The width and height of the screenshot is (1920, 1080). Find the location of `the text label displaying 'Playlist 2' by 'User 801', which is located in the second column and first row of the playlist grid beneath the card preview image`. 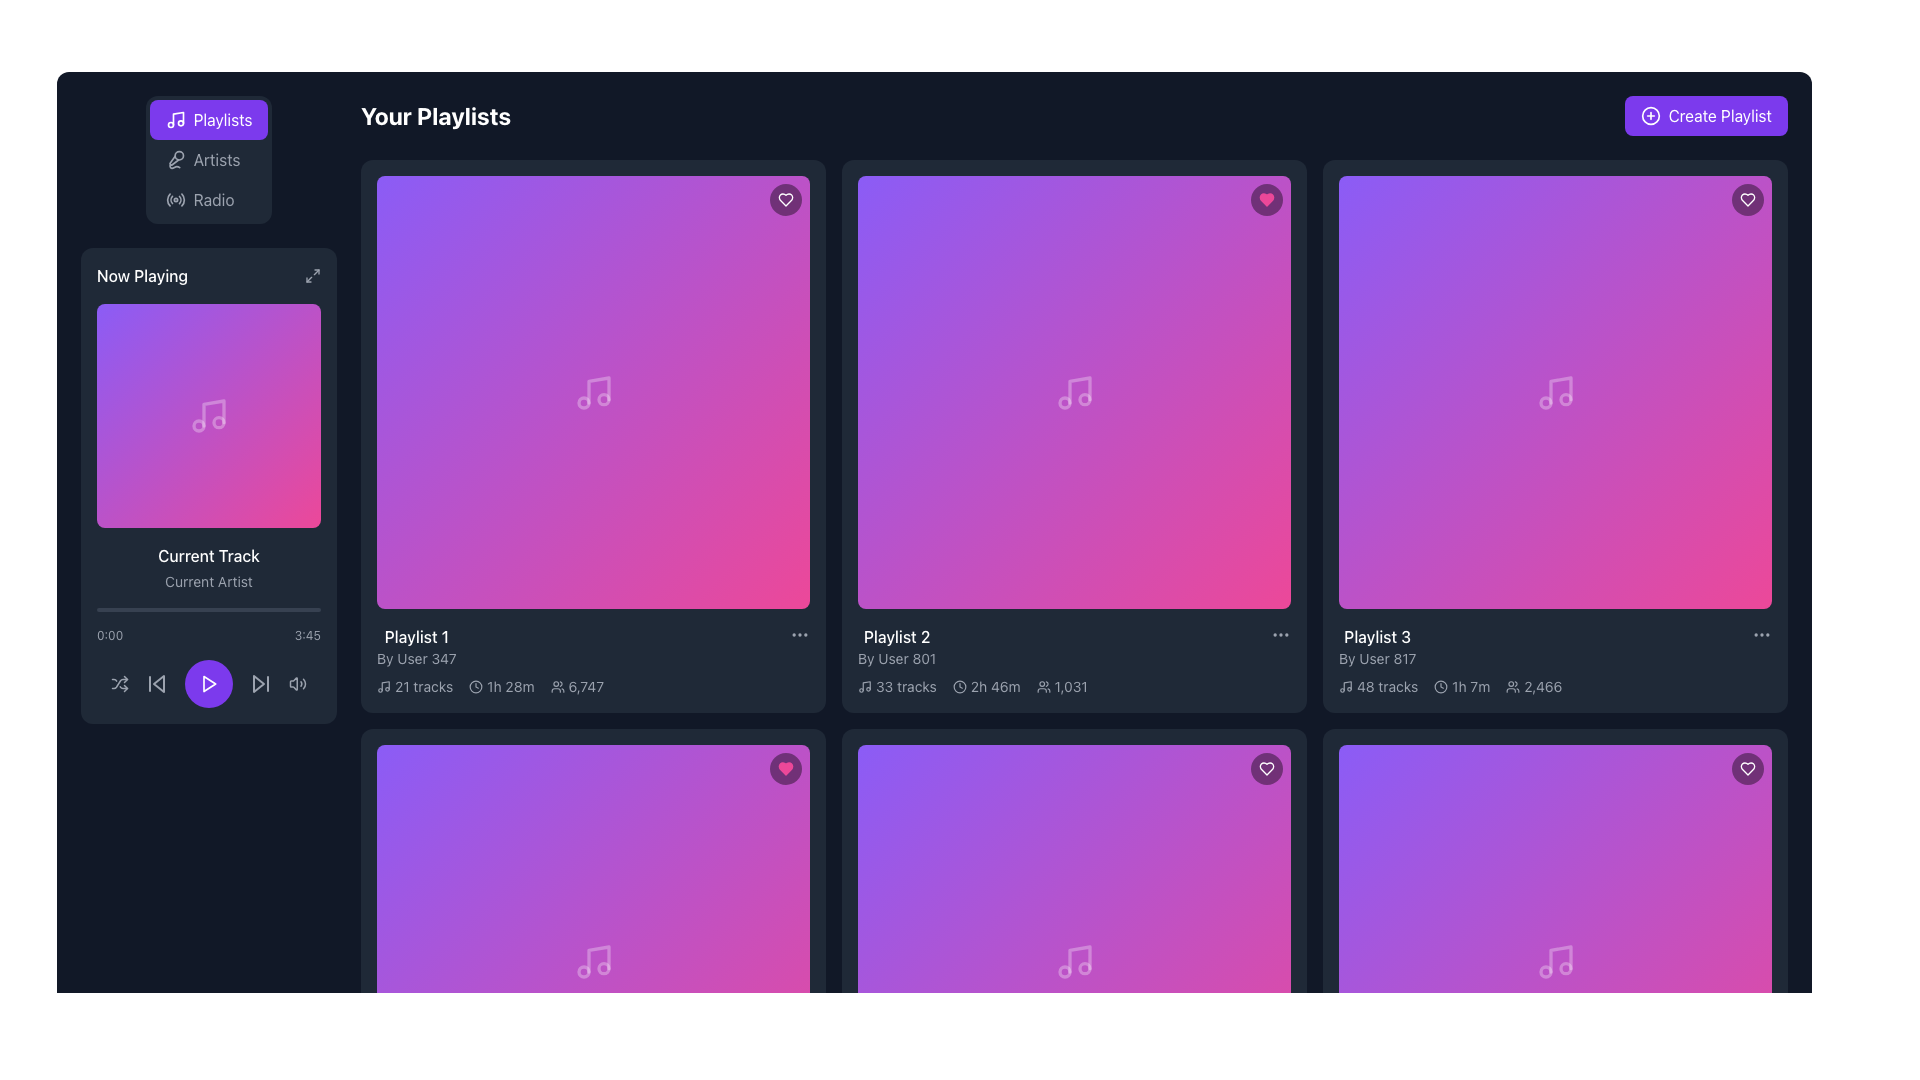

the text label displaying 'Playlist 2' by 'User 801', which is located in the second column and first row of the playlist grid beneath the card preview image is located at coordinates (896, 647).